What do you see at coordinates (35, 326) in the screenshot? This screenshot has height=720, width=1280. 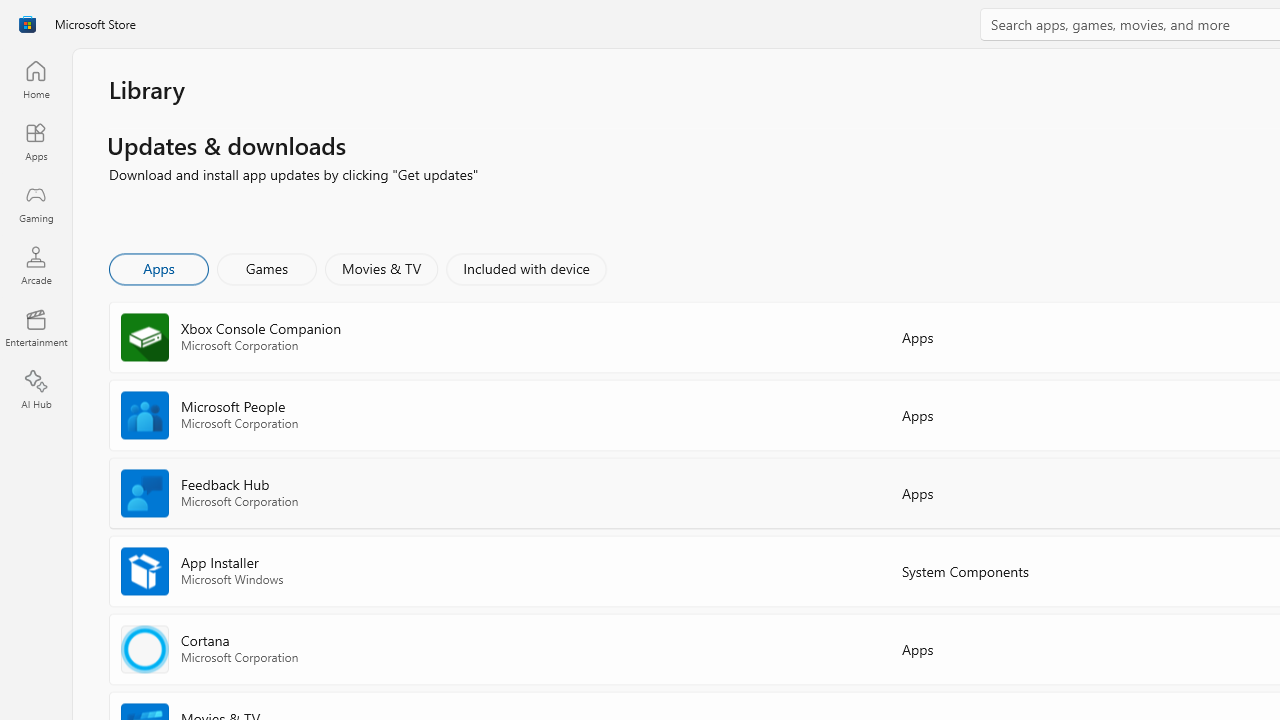 I see `'Entertainment'` at bounding box center [35, 326].